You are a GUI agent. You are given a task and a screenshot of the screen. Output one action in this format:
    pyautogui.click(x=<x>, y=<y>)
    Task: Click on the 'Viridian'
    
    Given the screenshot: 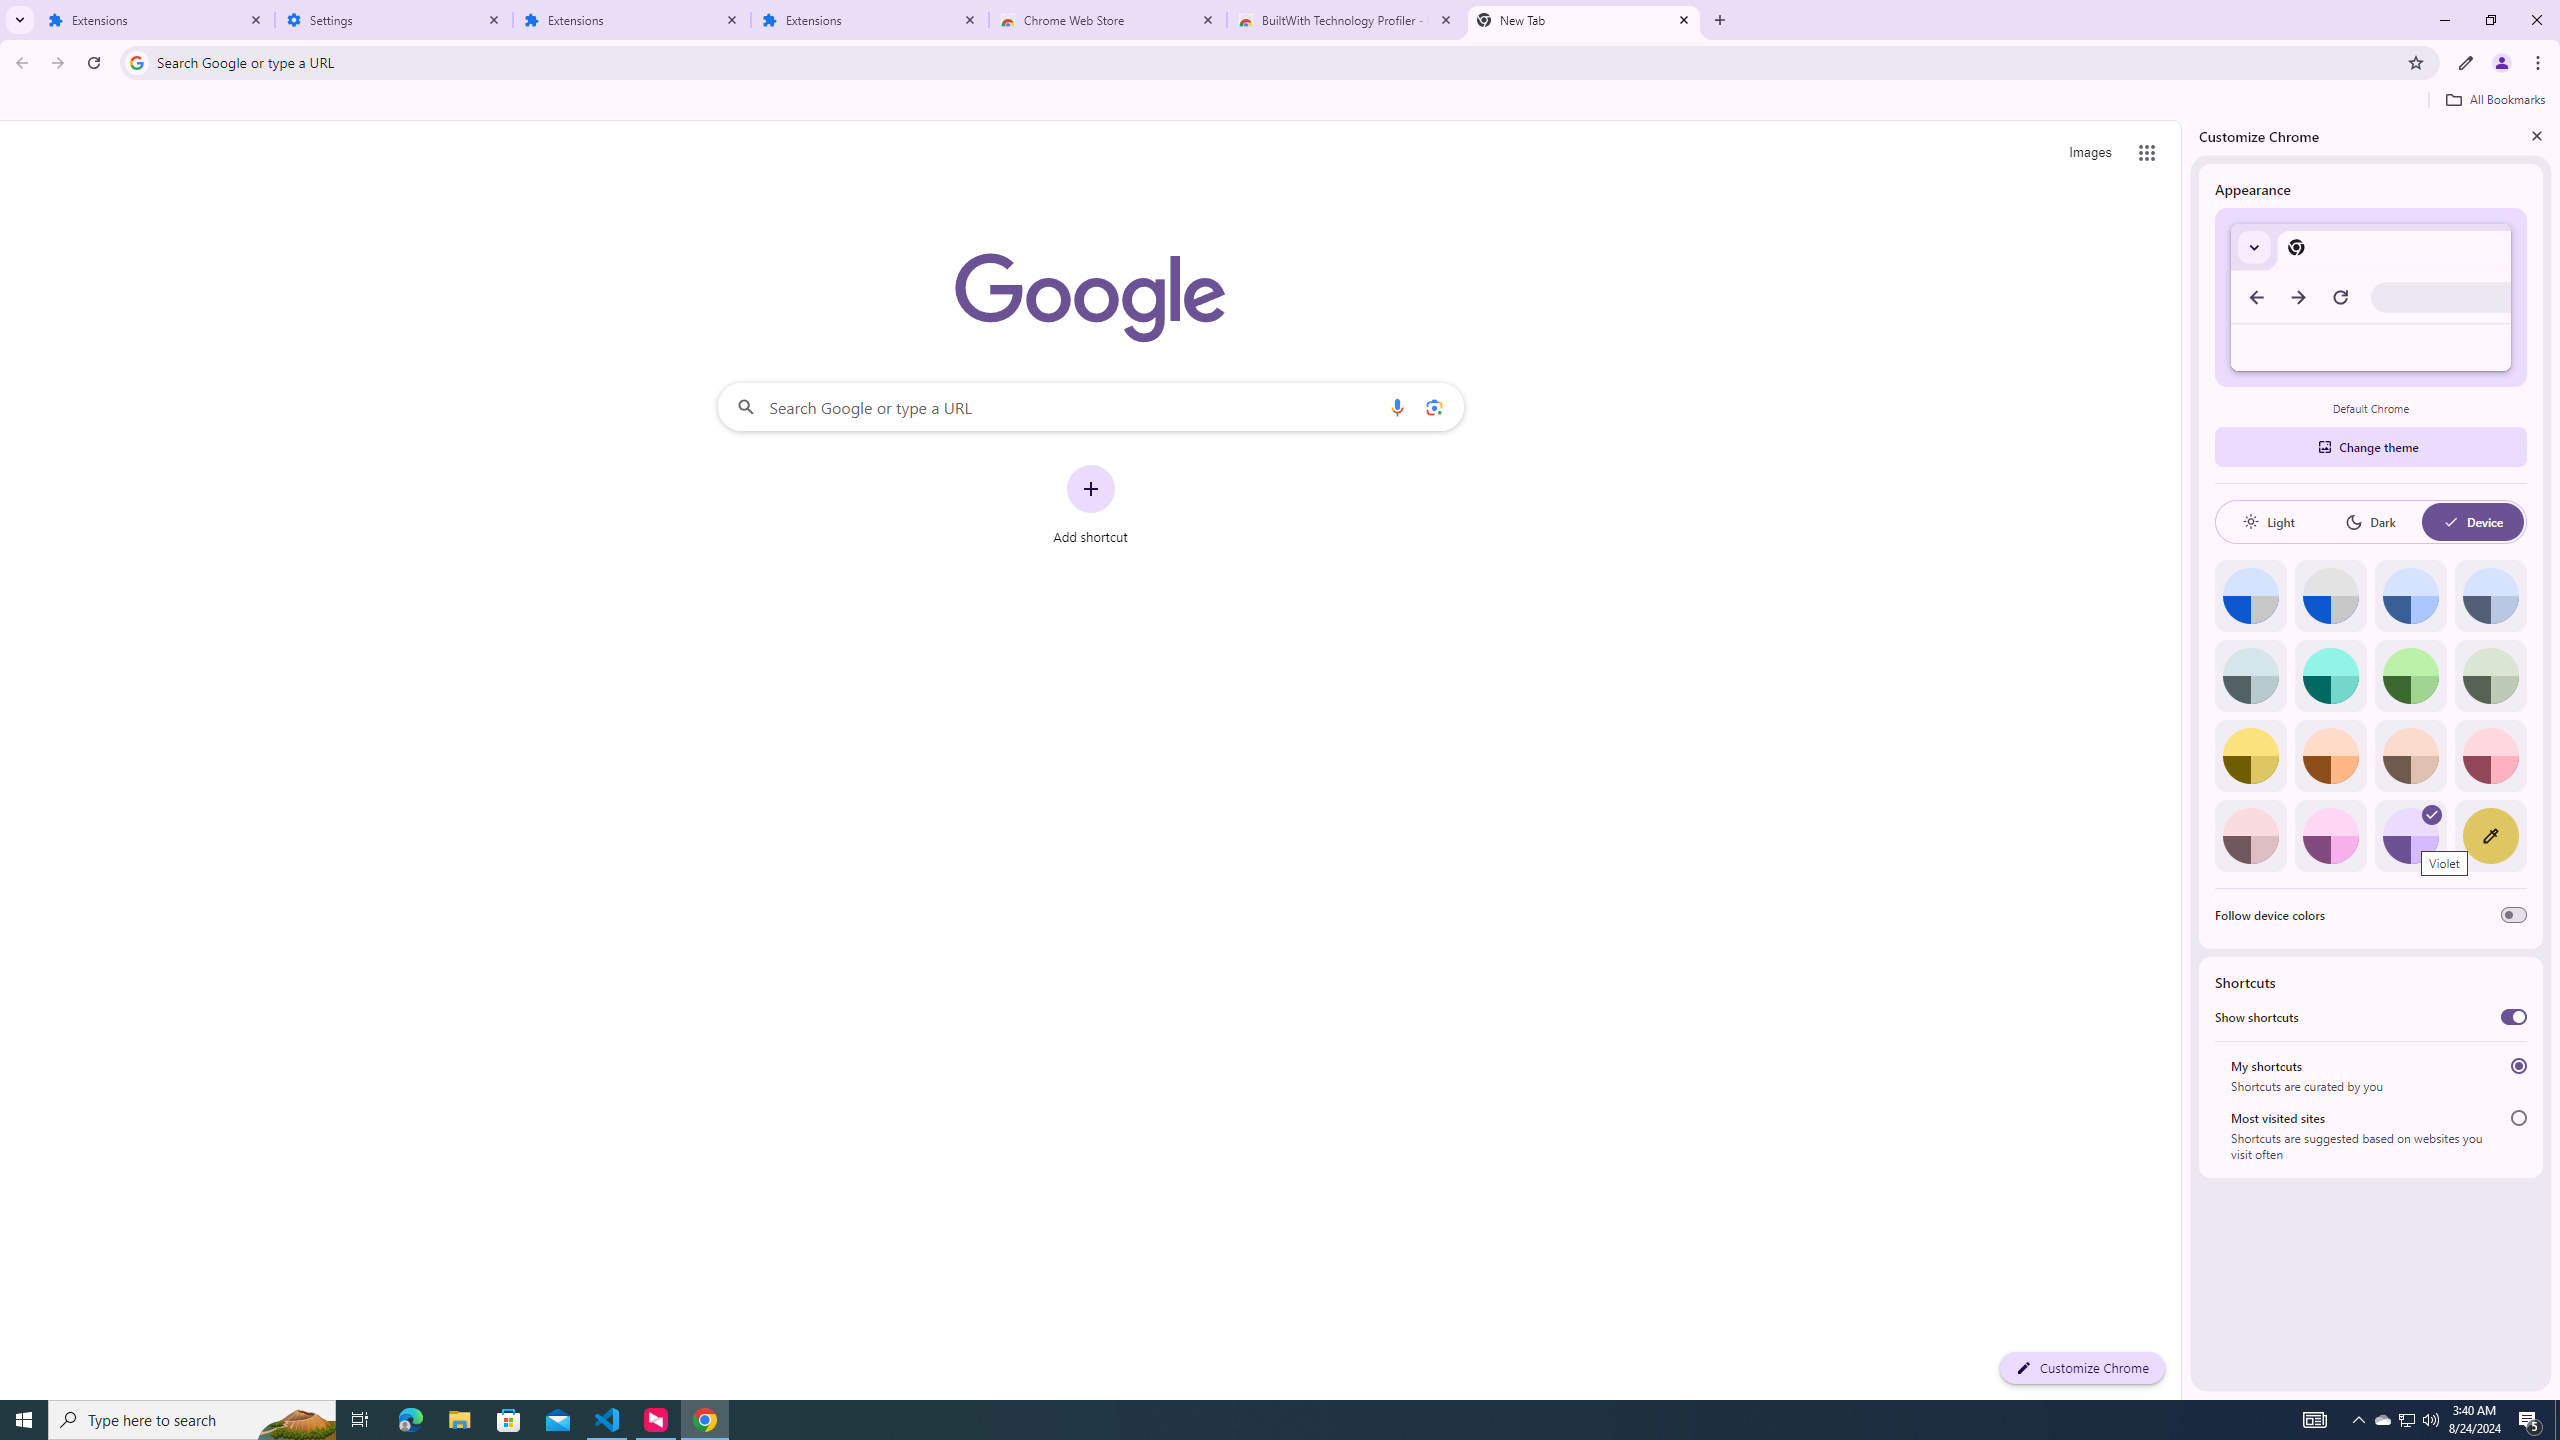 What is the action you would take?
    pyautogui.click(x=2490, y=674)
    